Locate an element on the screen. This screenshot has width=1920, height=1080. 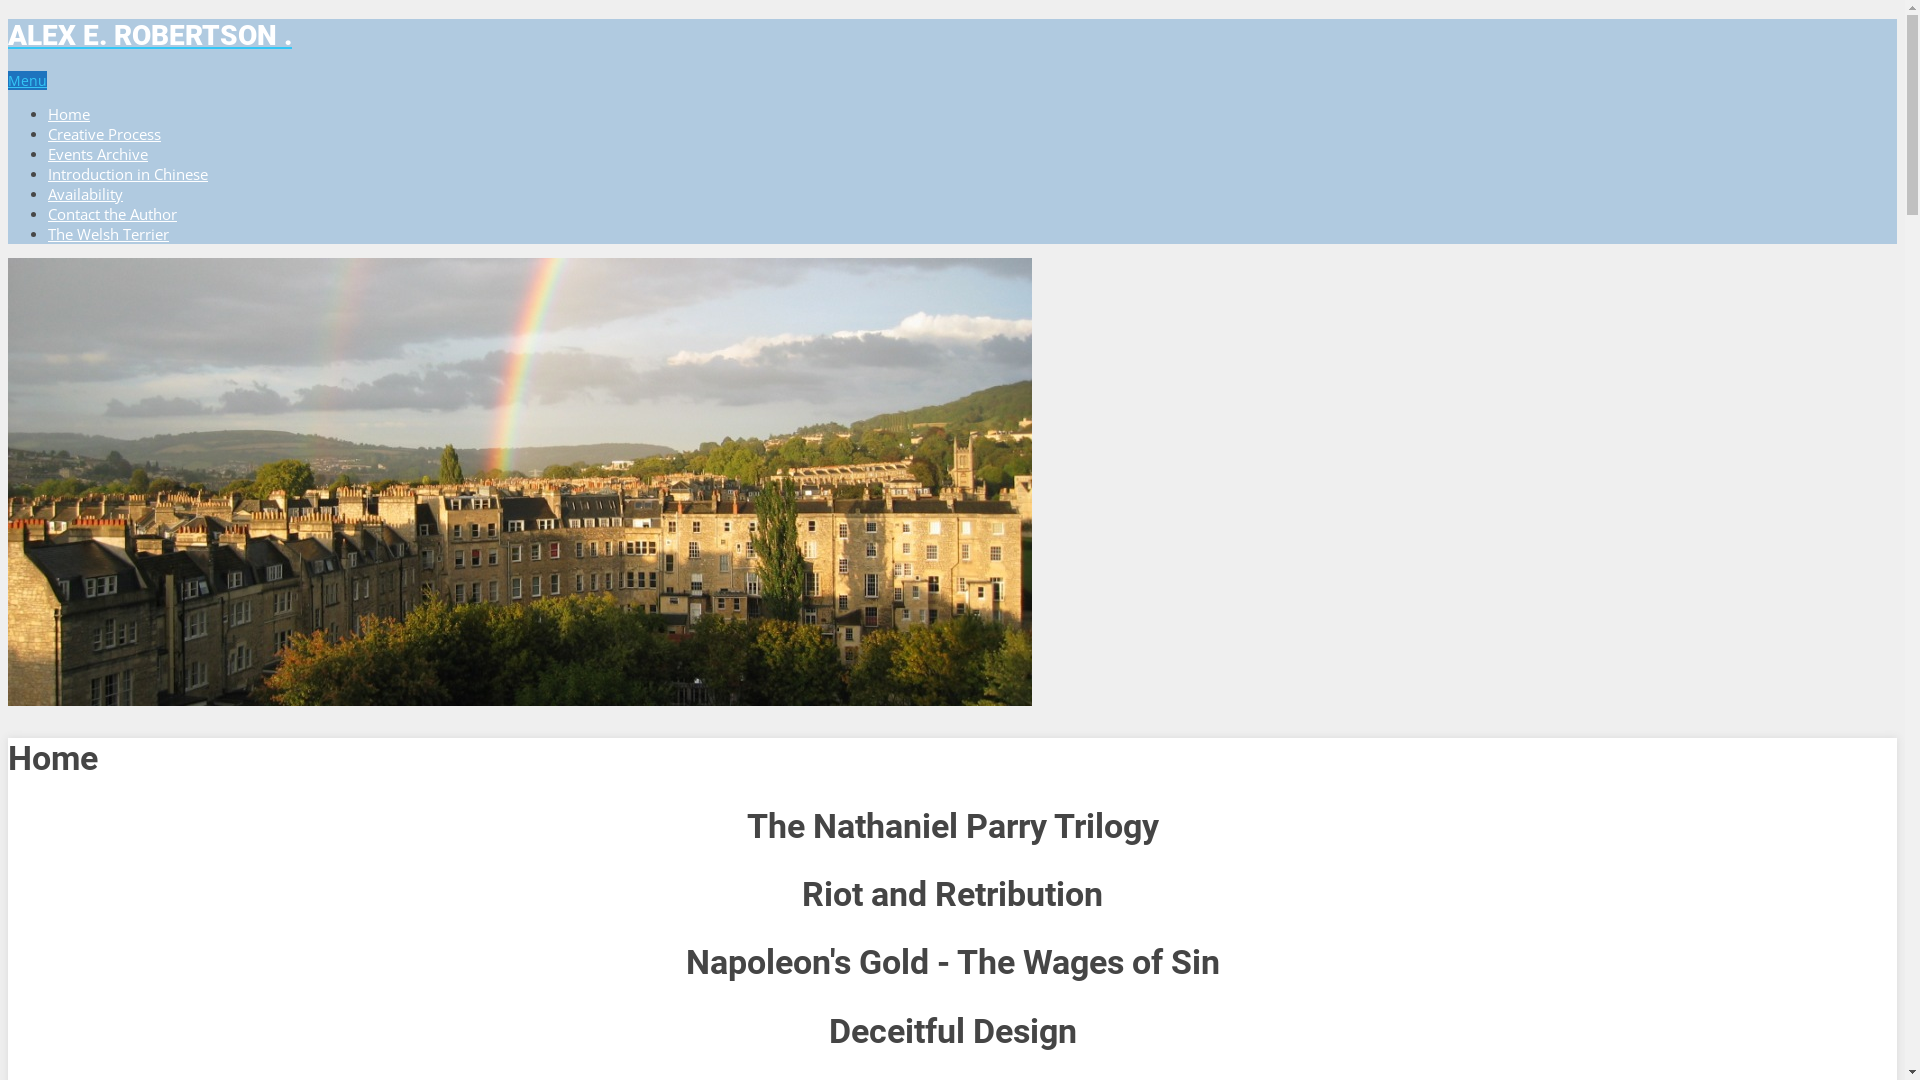
'Contact the Author' is located at coordinates (111, 213).